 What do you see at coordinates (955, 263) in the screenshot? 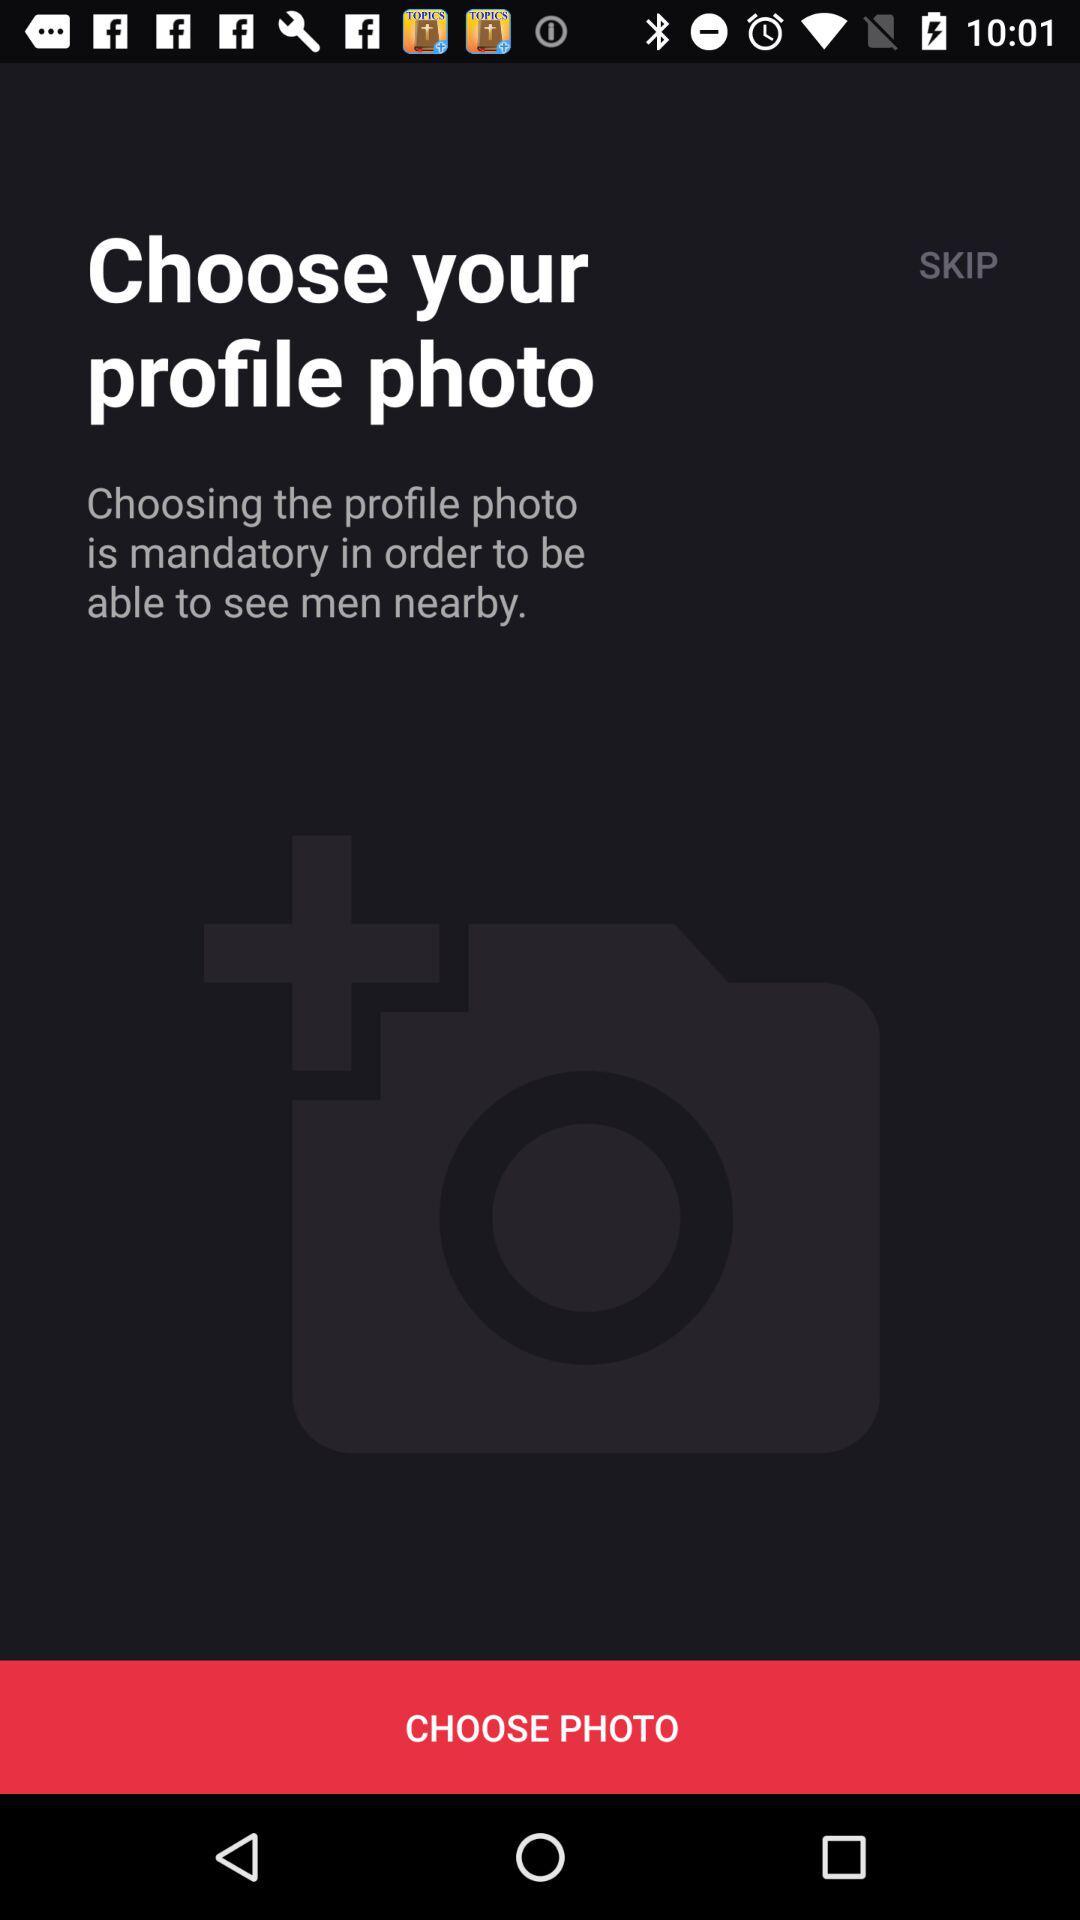
I see `skip item` at bounding box center [955, 263].